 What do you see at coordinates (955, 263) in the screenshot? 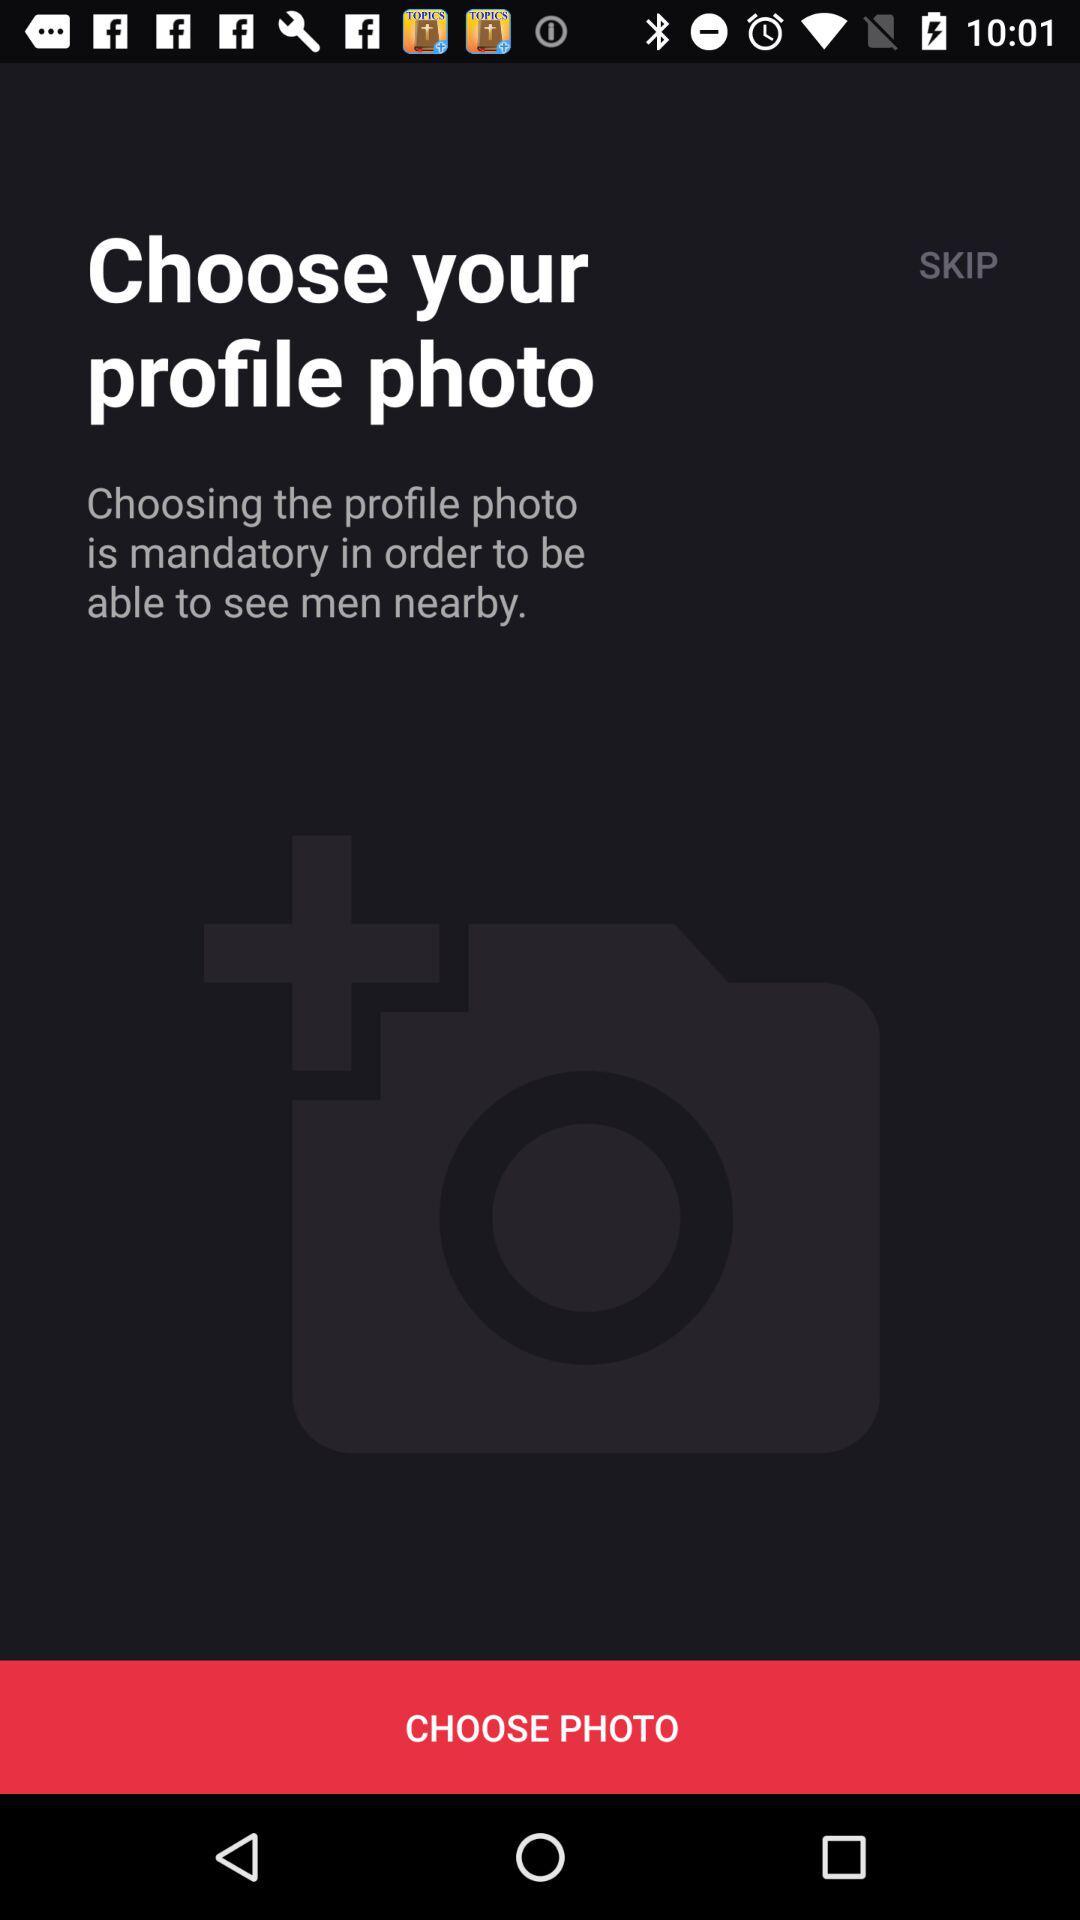
I see `skip item` at bounding box center [955, 263].